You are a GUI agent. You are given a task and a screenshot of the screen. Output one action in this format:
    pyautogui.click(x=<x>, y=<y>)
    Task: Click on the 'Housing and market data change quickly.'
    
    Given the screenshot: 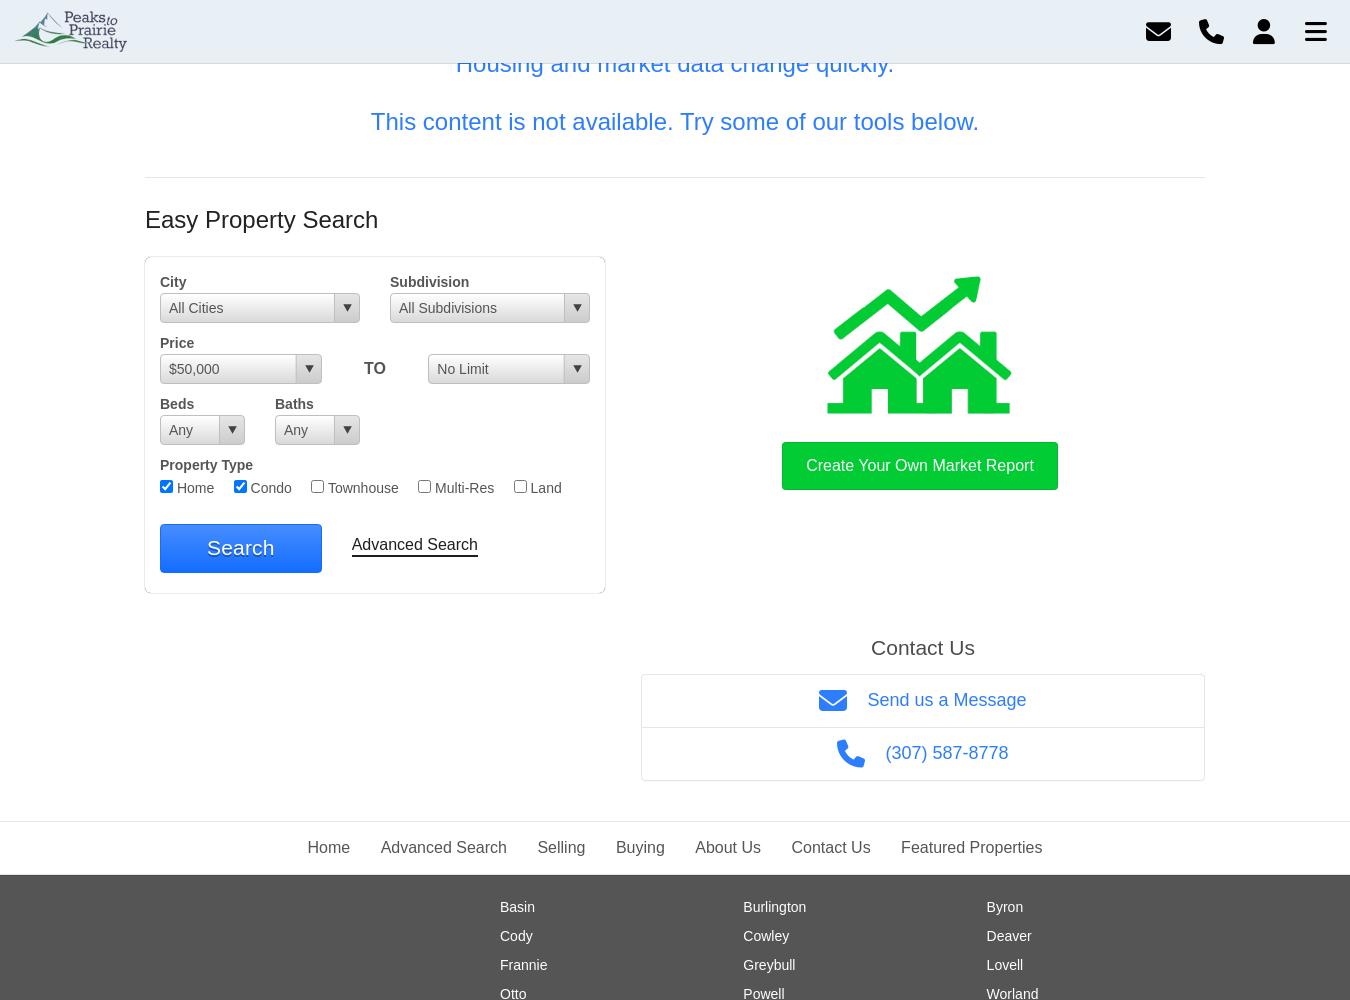 What is the action you would take?
    pyautogui.click(x=453, y=62)
    